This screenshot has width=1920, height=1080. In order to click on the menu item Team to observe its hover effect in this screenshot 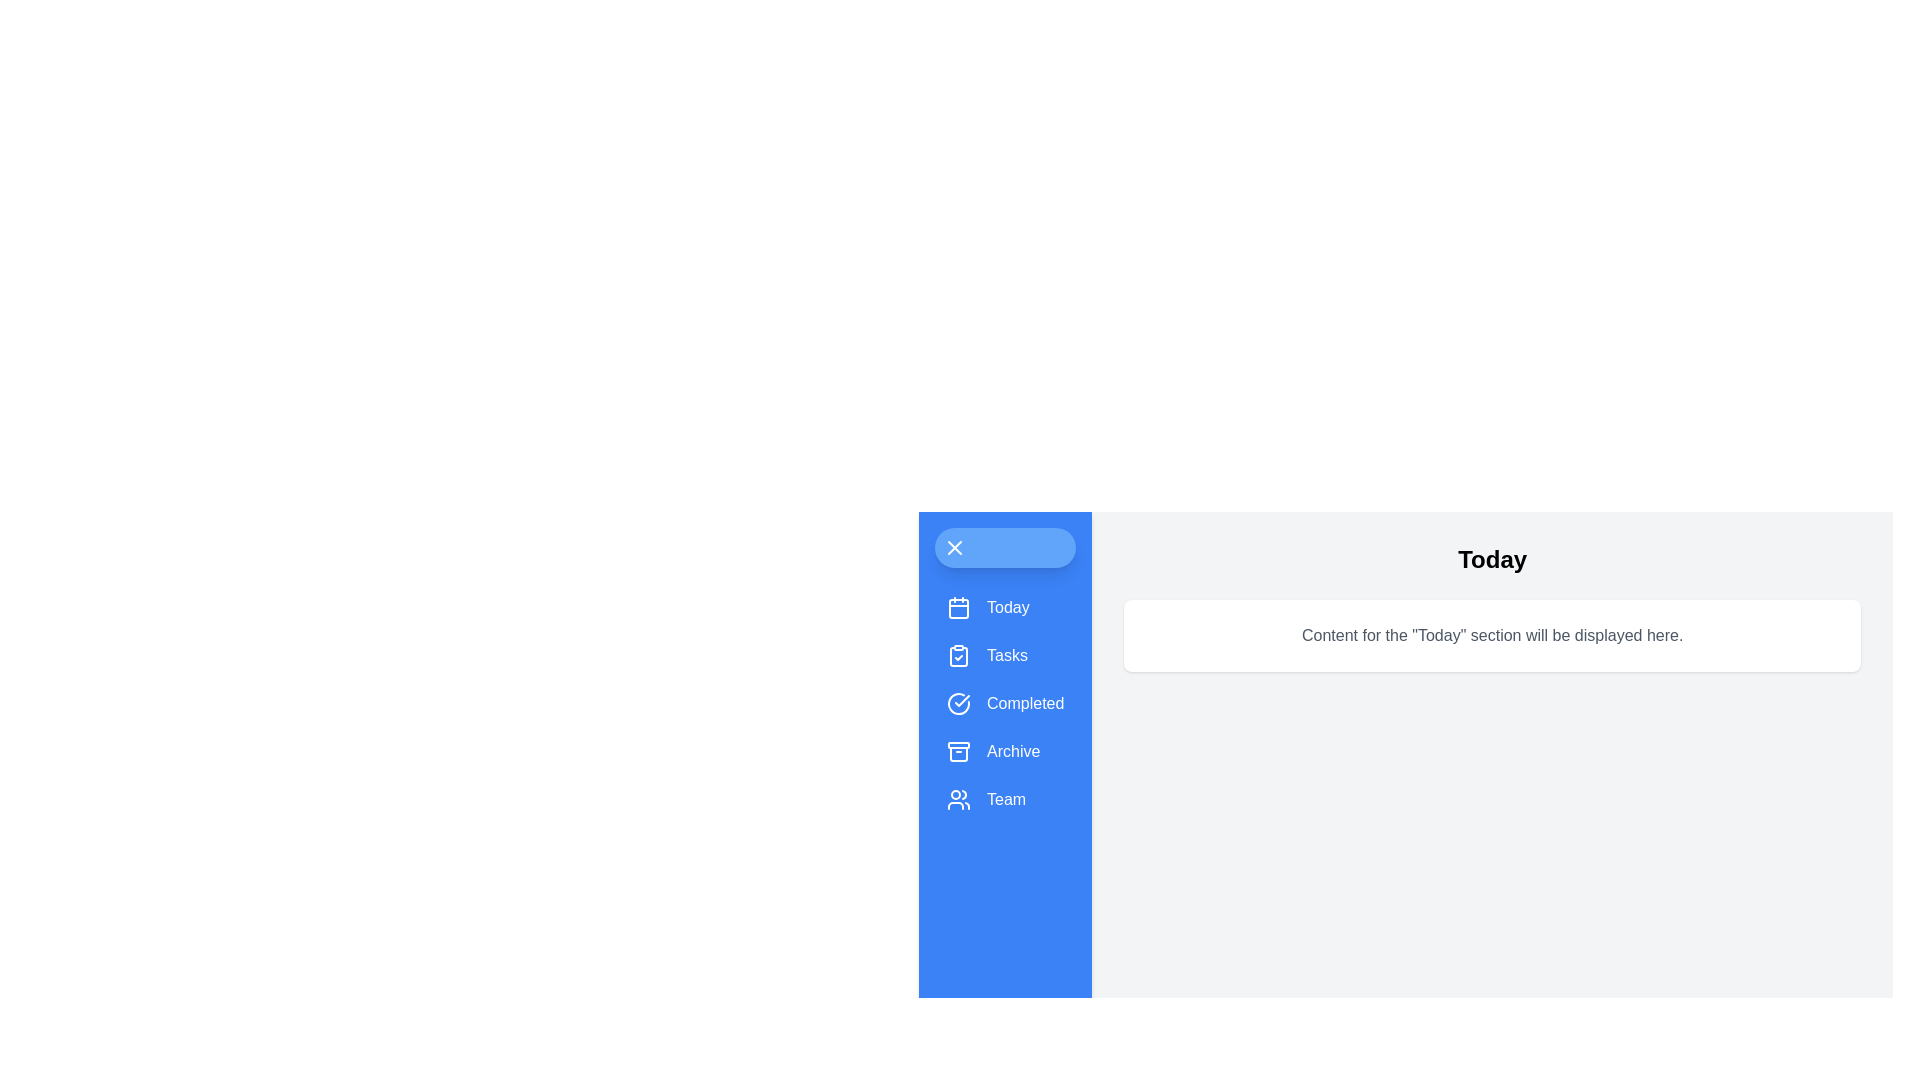, I will do `click(1005, 798)`.